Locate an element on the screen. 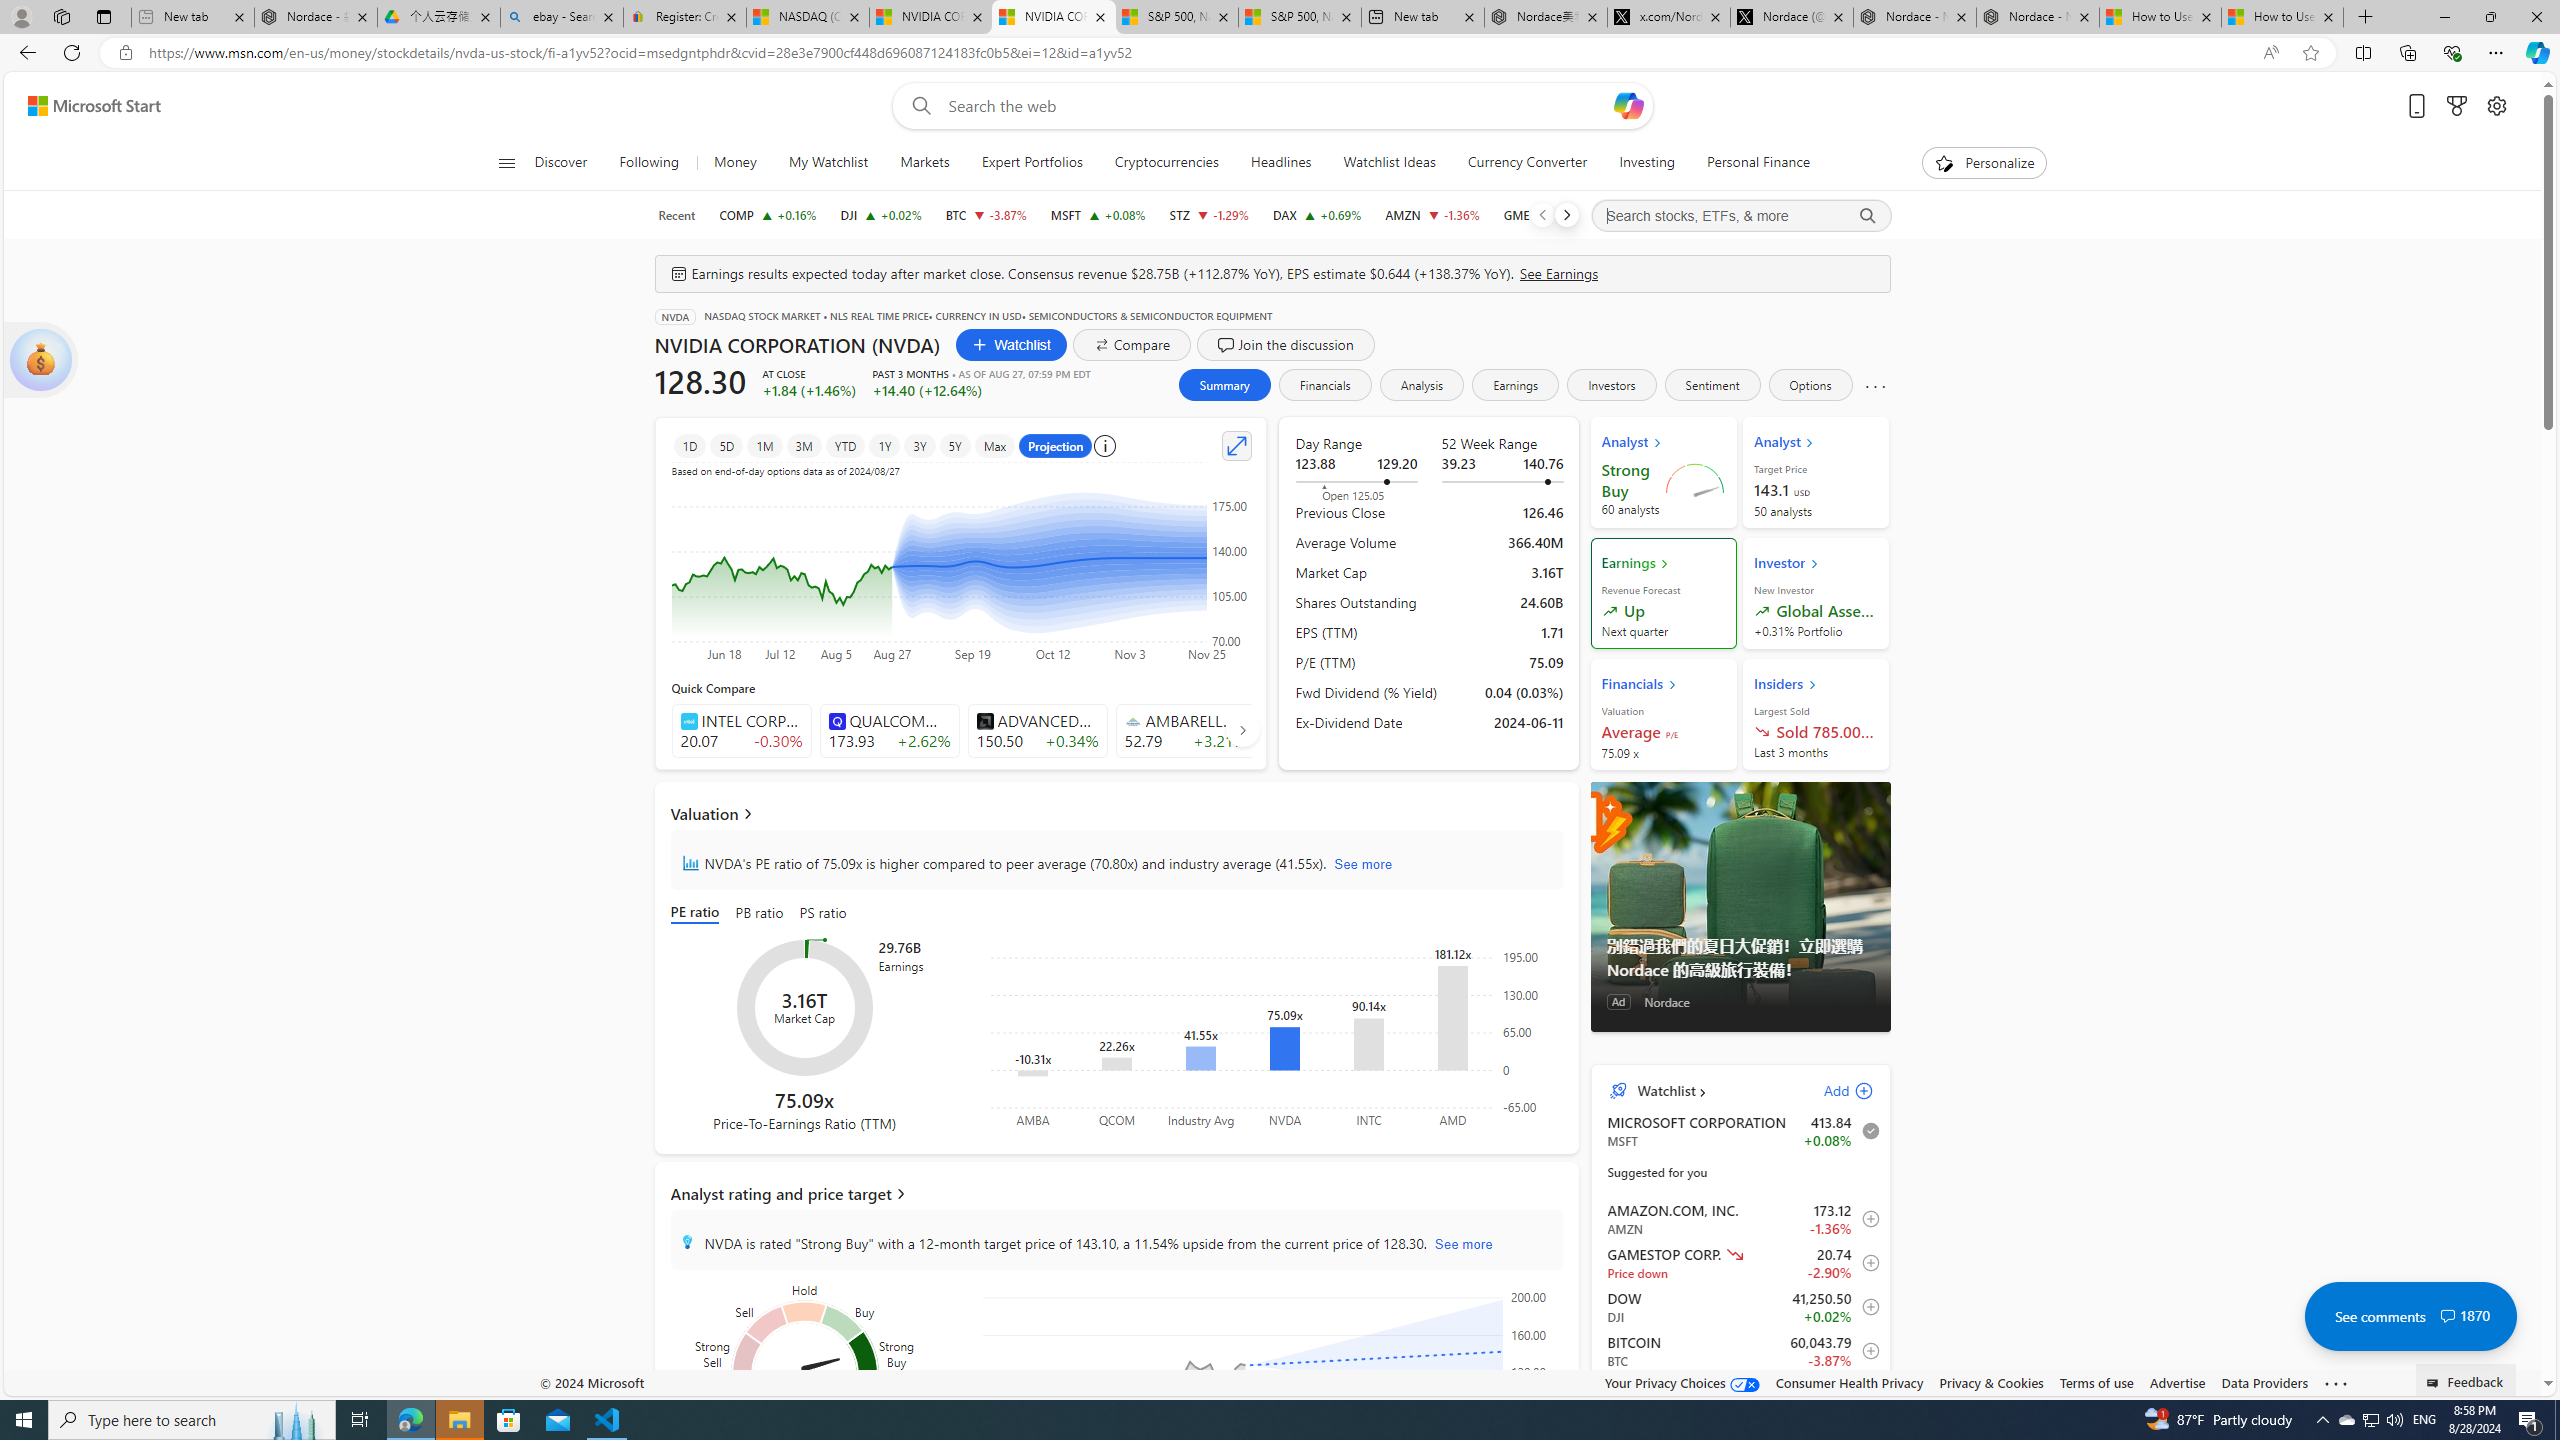 The width and height of the screenshot is (2560, 1440). 'Analysis' is located at coordinates (1422, 383).